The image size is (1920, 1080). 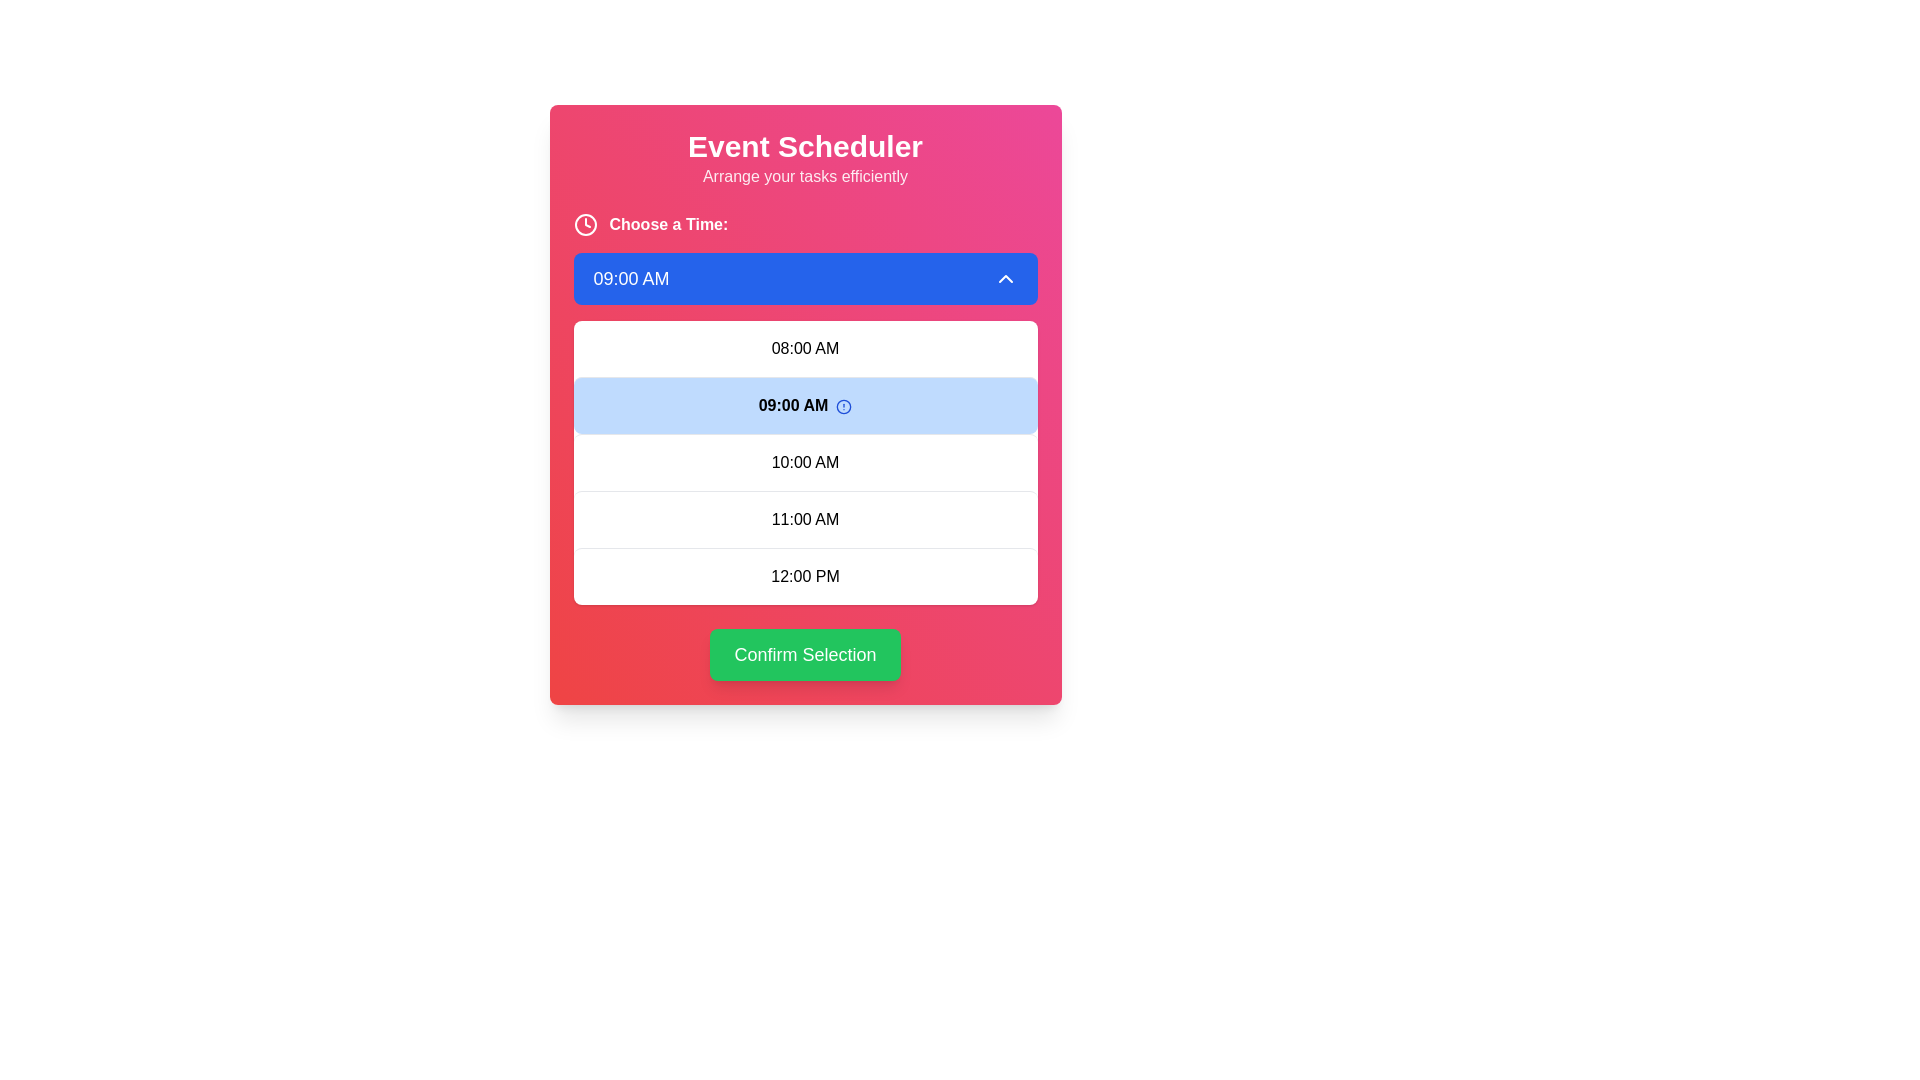 I want to click on the upward-pointing chevron icon button with a blue background, so click(x=1005, y=278).